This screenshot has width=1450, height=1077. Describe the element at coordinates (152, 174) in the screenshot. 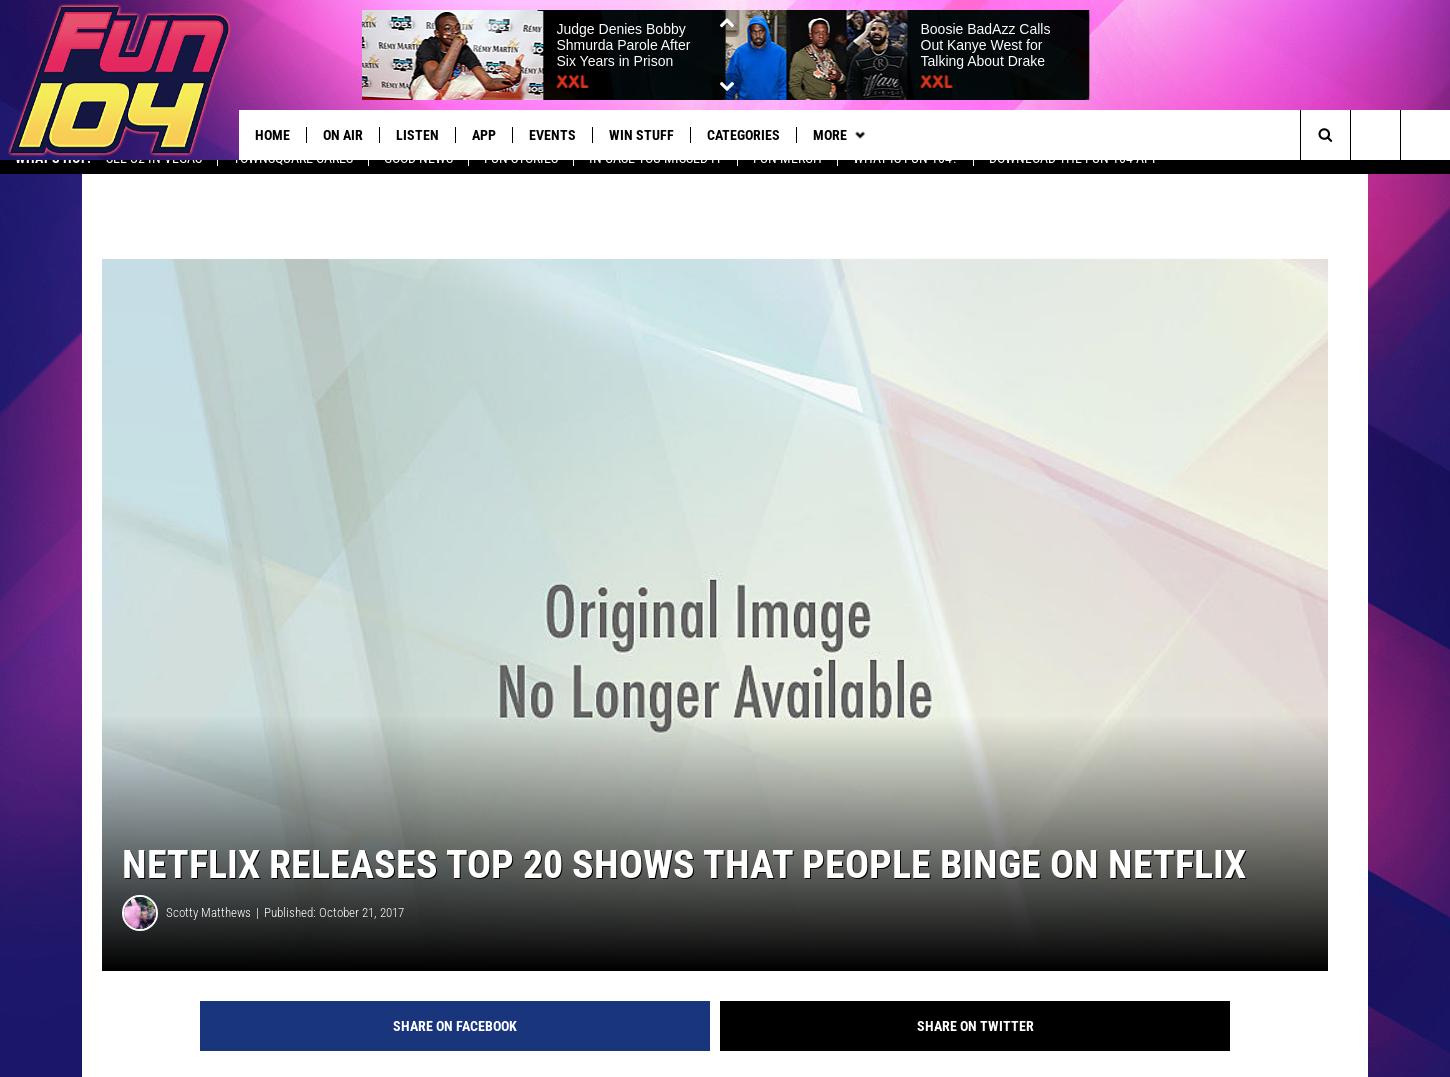

I see `'See U2 in Vegas'` at that location.